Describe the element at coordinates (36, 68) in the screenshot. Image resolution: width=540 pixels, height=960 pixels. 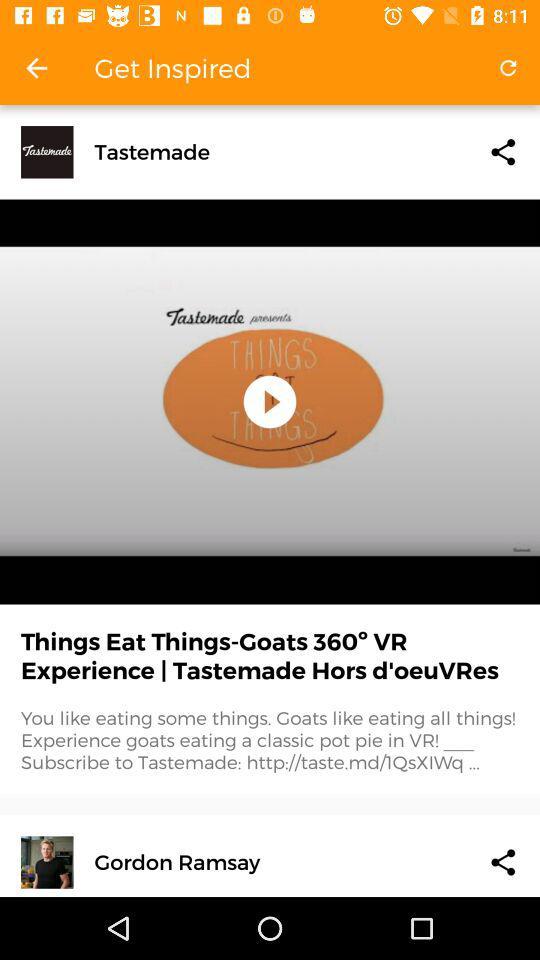
I see `item to the left of get inspired` at that location.